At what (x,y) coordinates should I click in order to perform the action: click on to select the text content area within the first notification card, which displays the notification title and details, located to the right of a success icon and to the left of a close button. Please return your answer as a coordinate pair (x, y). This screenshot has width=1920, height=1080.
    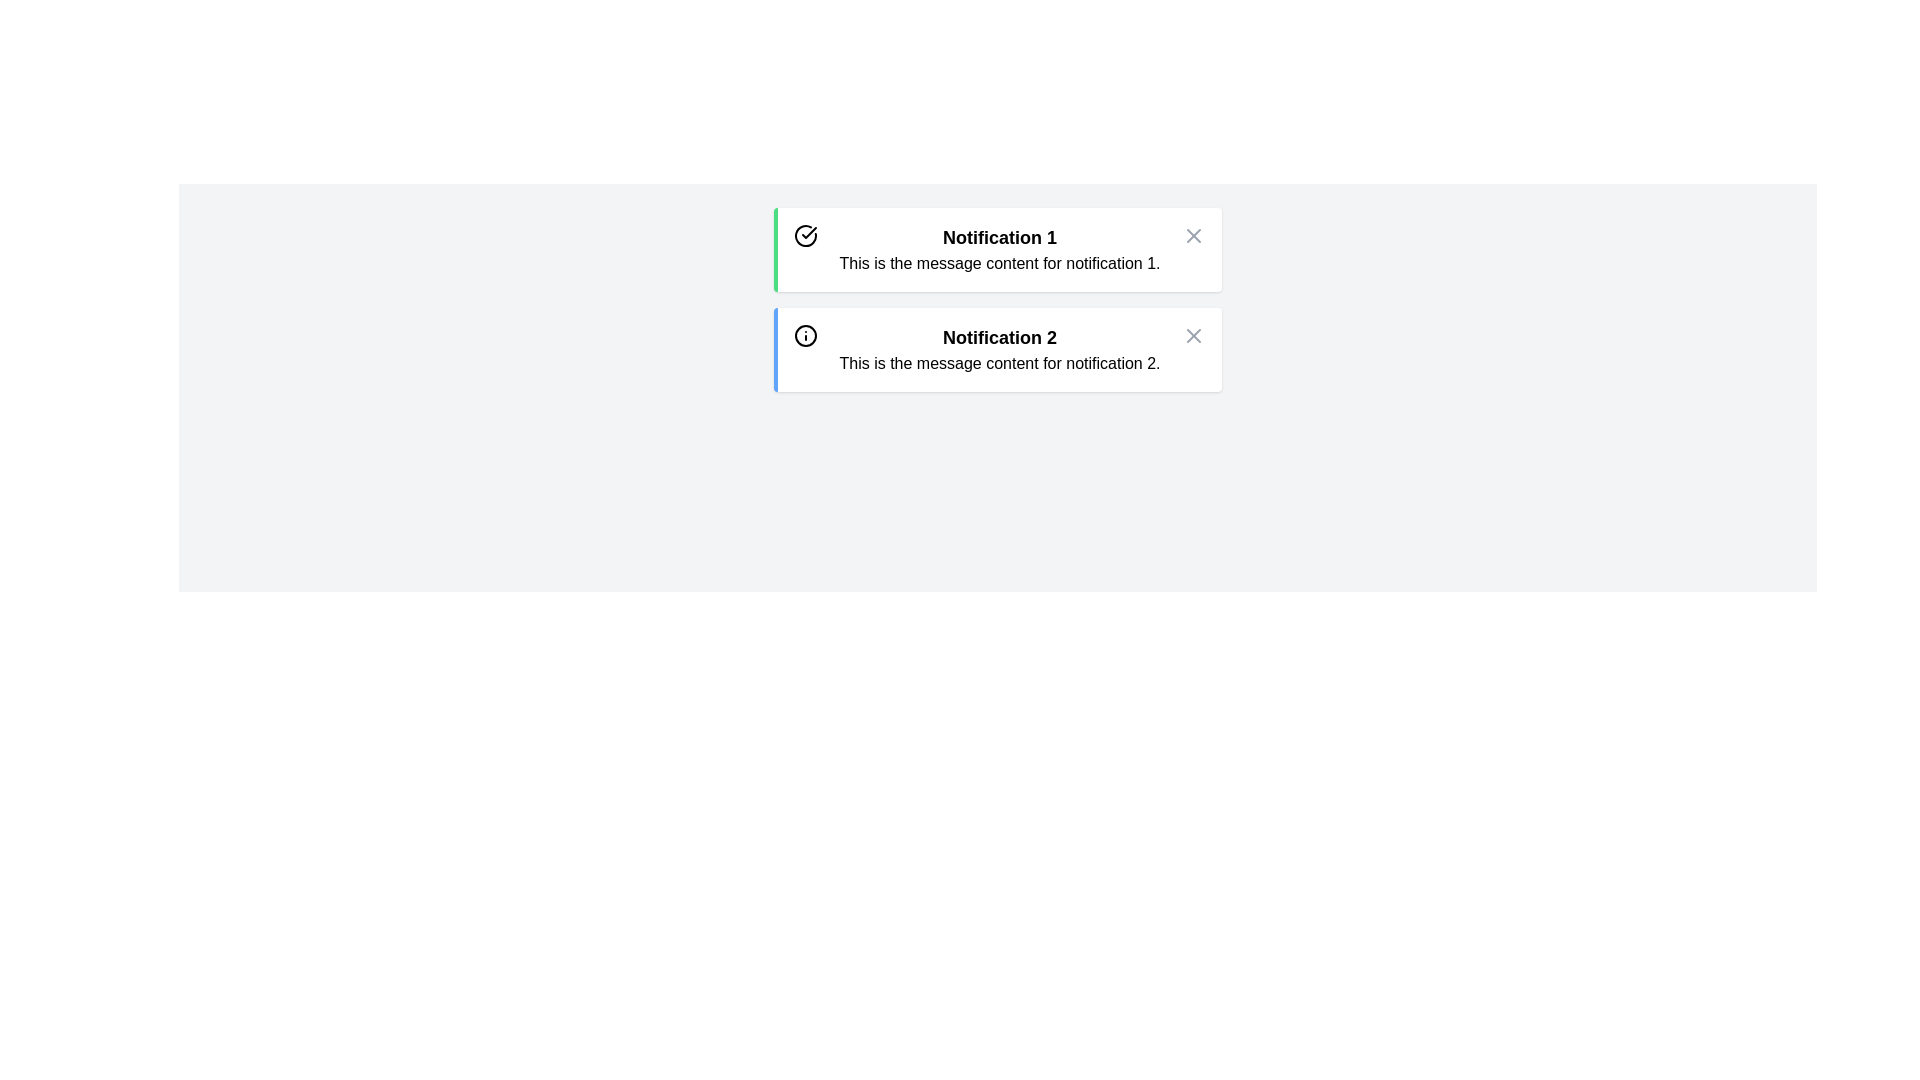
    Looking at the image, I should click on (999, 249).